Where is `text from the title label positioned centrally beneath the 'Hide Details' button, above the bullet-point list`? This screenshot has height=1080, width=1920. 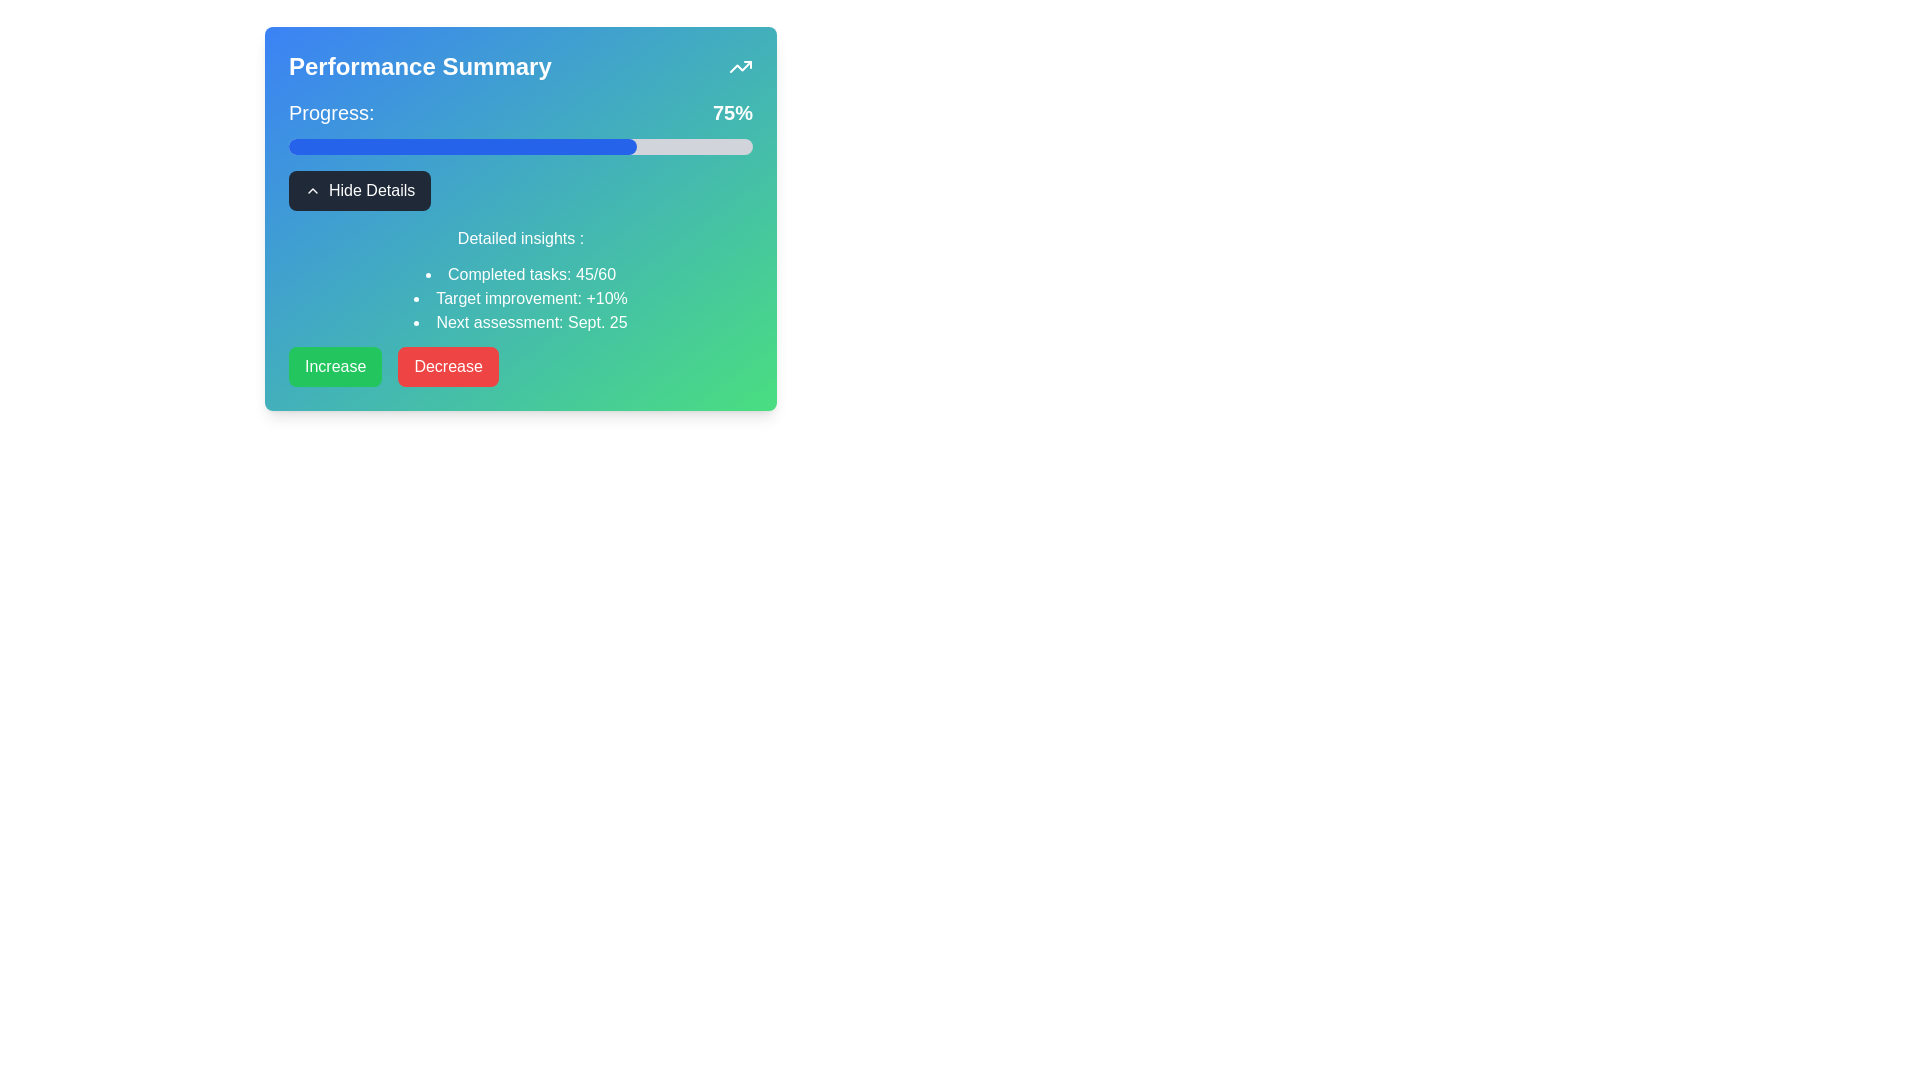 text from the title label positioned centrally beneath the 'Hide Details' button, above the bullet-point list is located at coordinates (521, 238).